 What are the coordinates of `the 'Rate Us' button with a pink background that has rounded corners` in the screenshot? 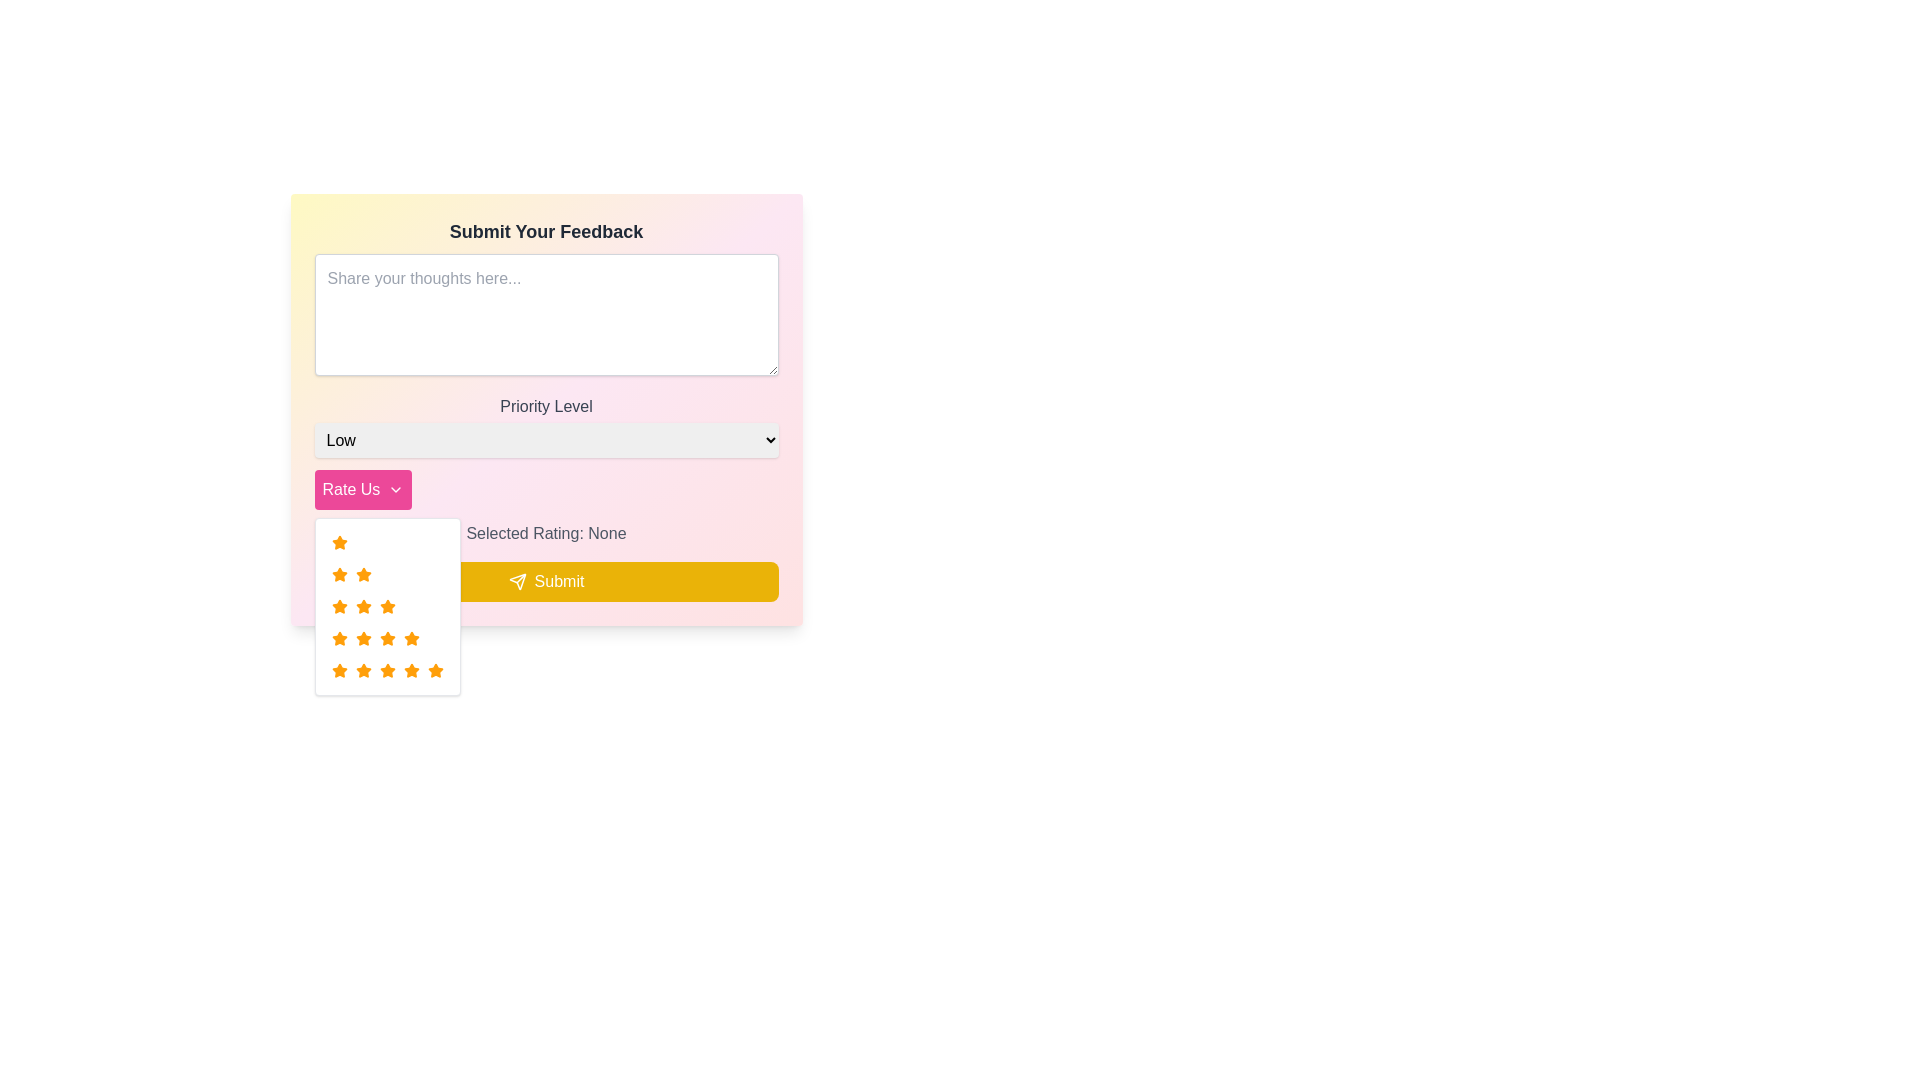 It's located at (546, 489).